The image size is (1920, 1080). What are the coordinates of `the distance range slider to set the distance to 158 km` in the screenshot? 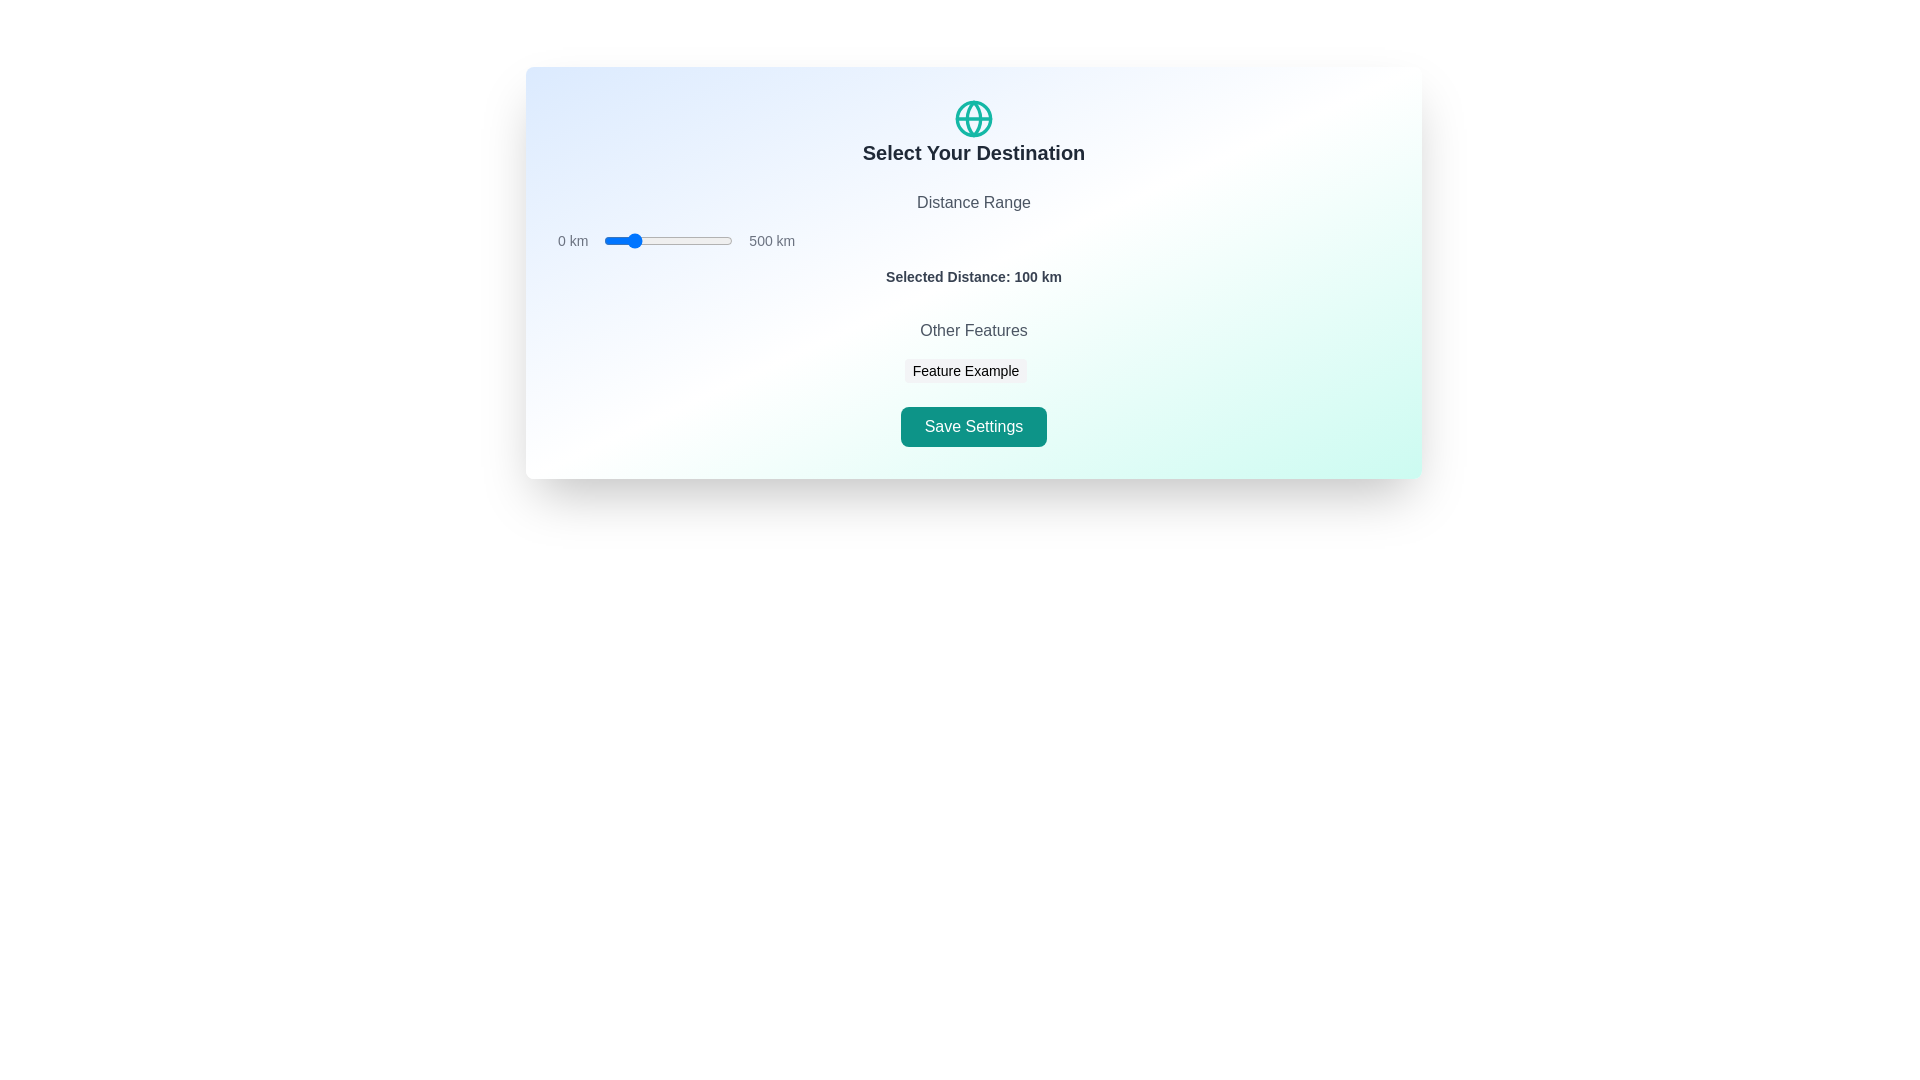 It's located at (645, 239).